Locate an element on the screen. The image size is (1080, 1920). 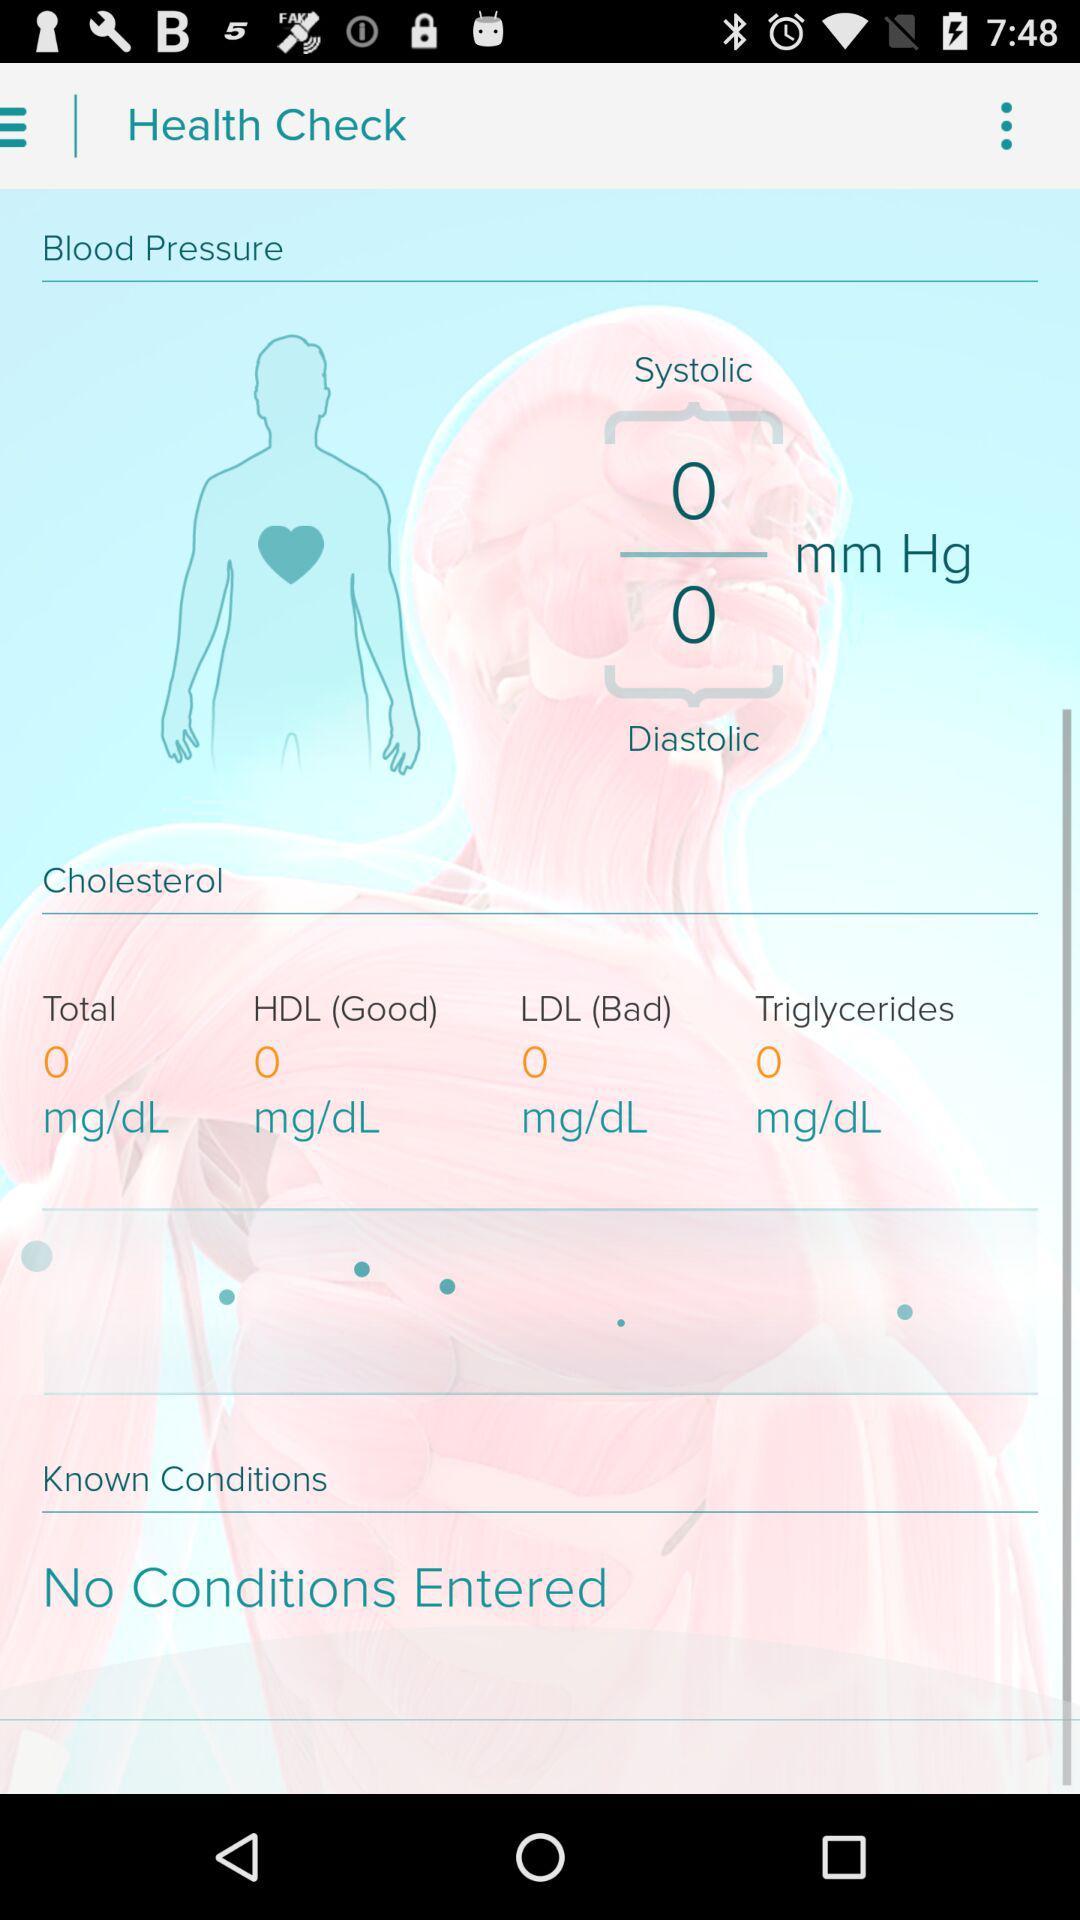
the separator which is left to mm hg is located at coordinates (692, 554).